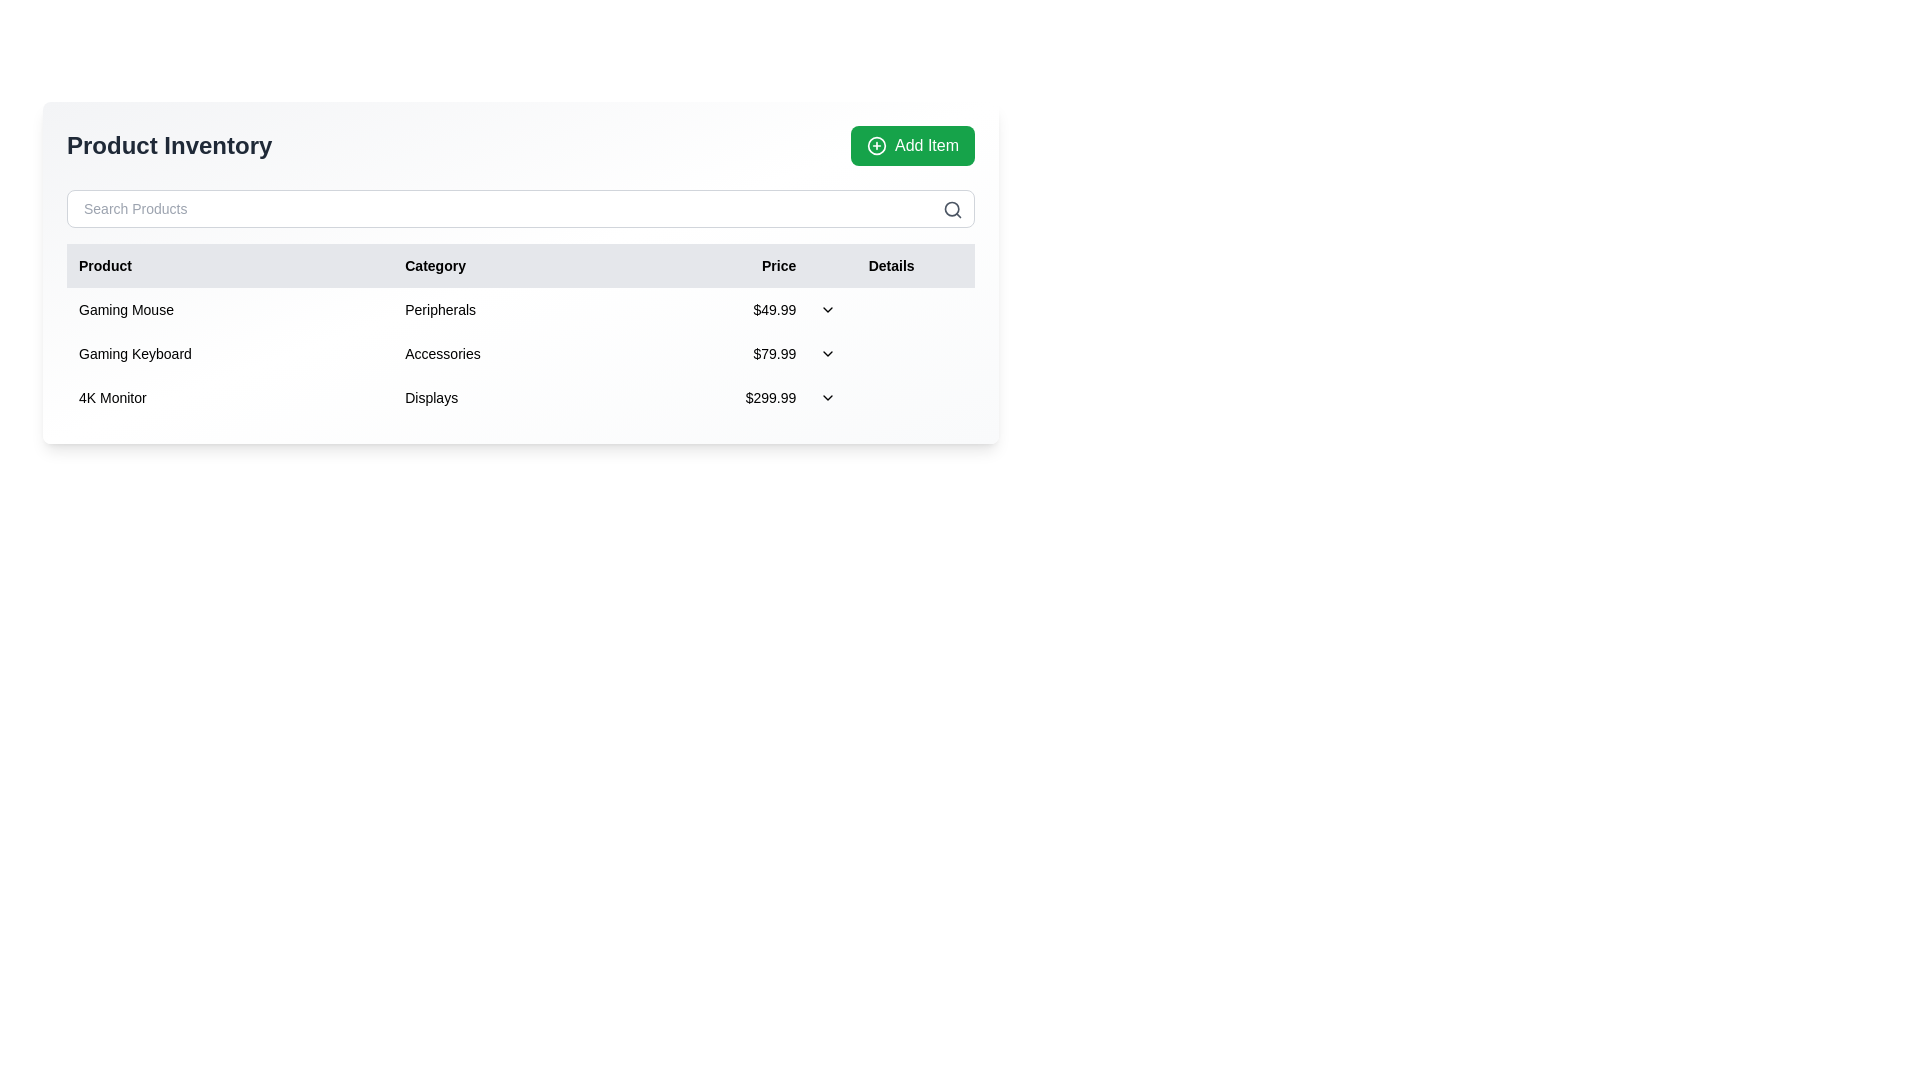 The image size is (1920, 1080). What do you see at coordinates (521, 397) in the screenshot?
I see `the third row of the table that represents the product '4K Monitor' to focus or highlight it` at bounding box center [521, 397].